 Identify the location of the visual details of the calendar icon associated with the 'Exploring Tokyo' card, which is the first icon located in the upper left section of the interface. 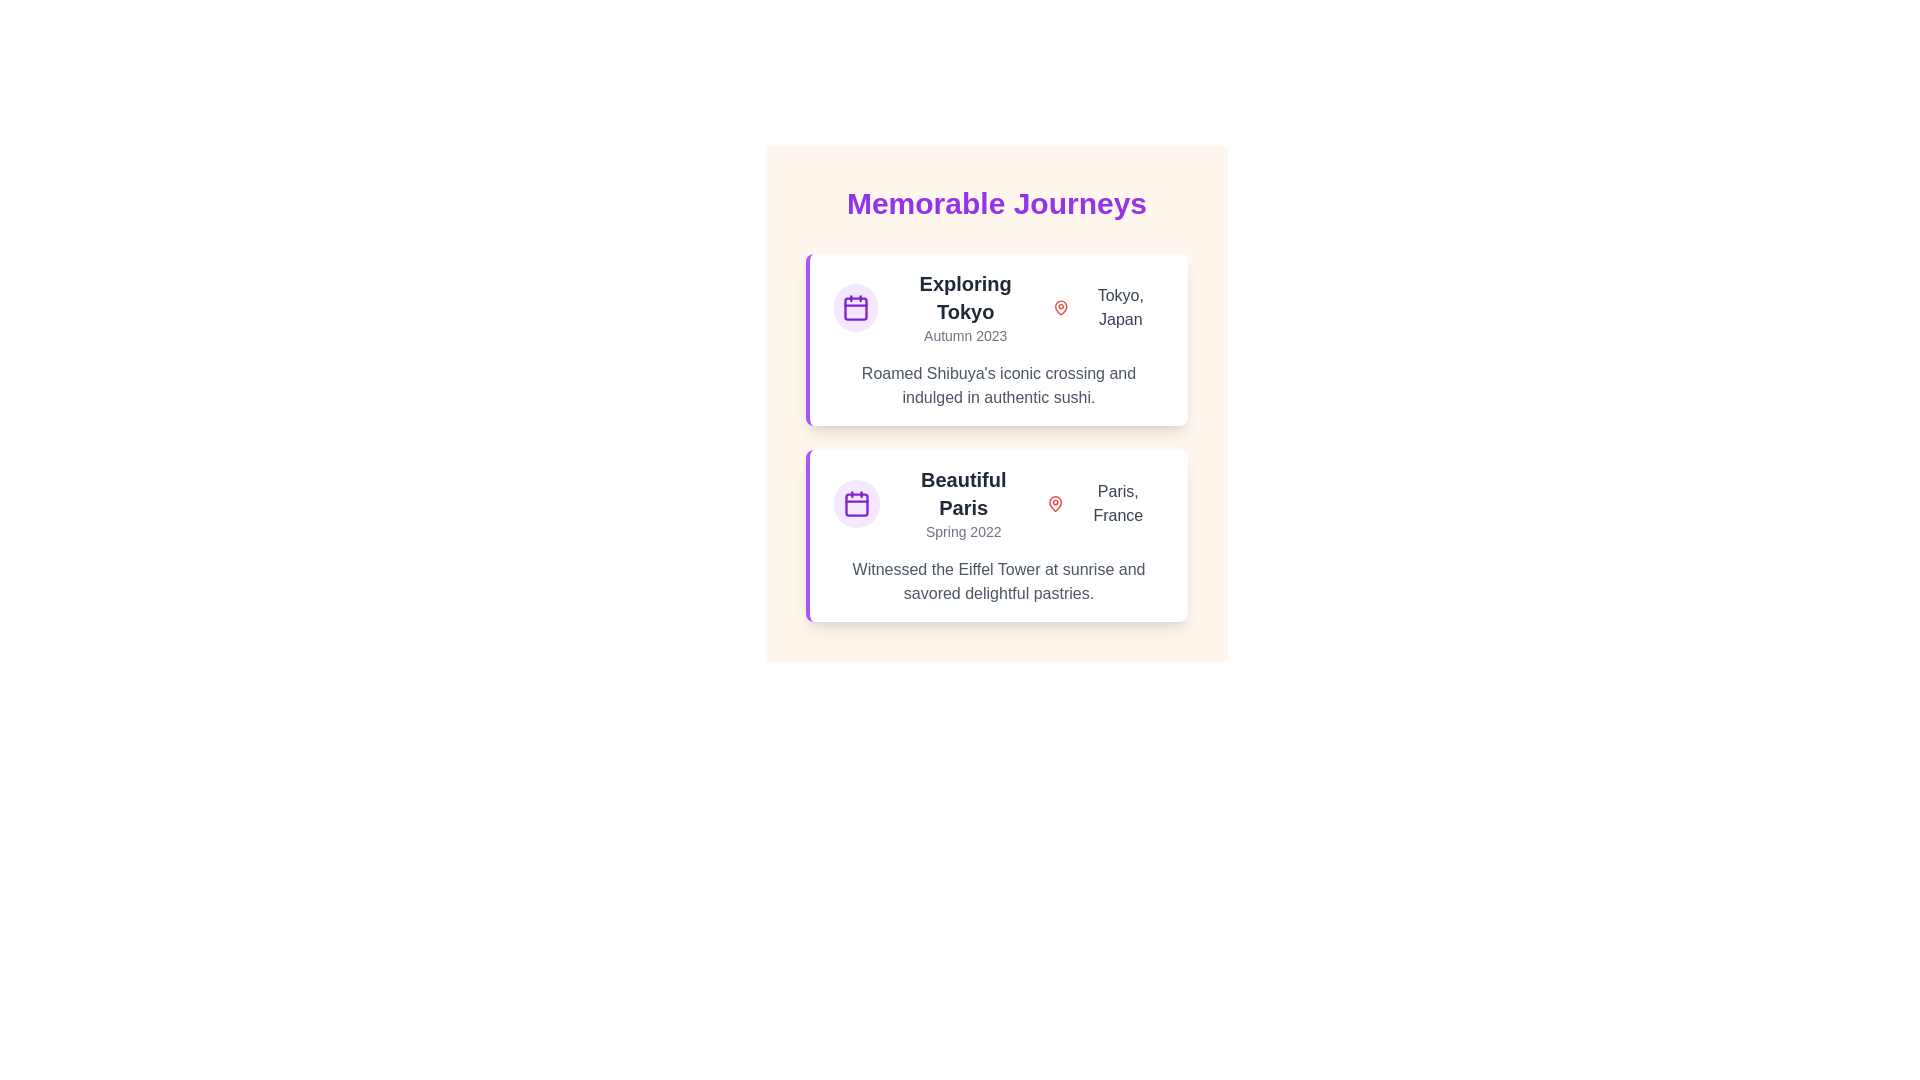
(856, 308).